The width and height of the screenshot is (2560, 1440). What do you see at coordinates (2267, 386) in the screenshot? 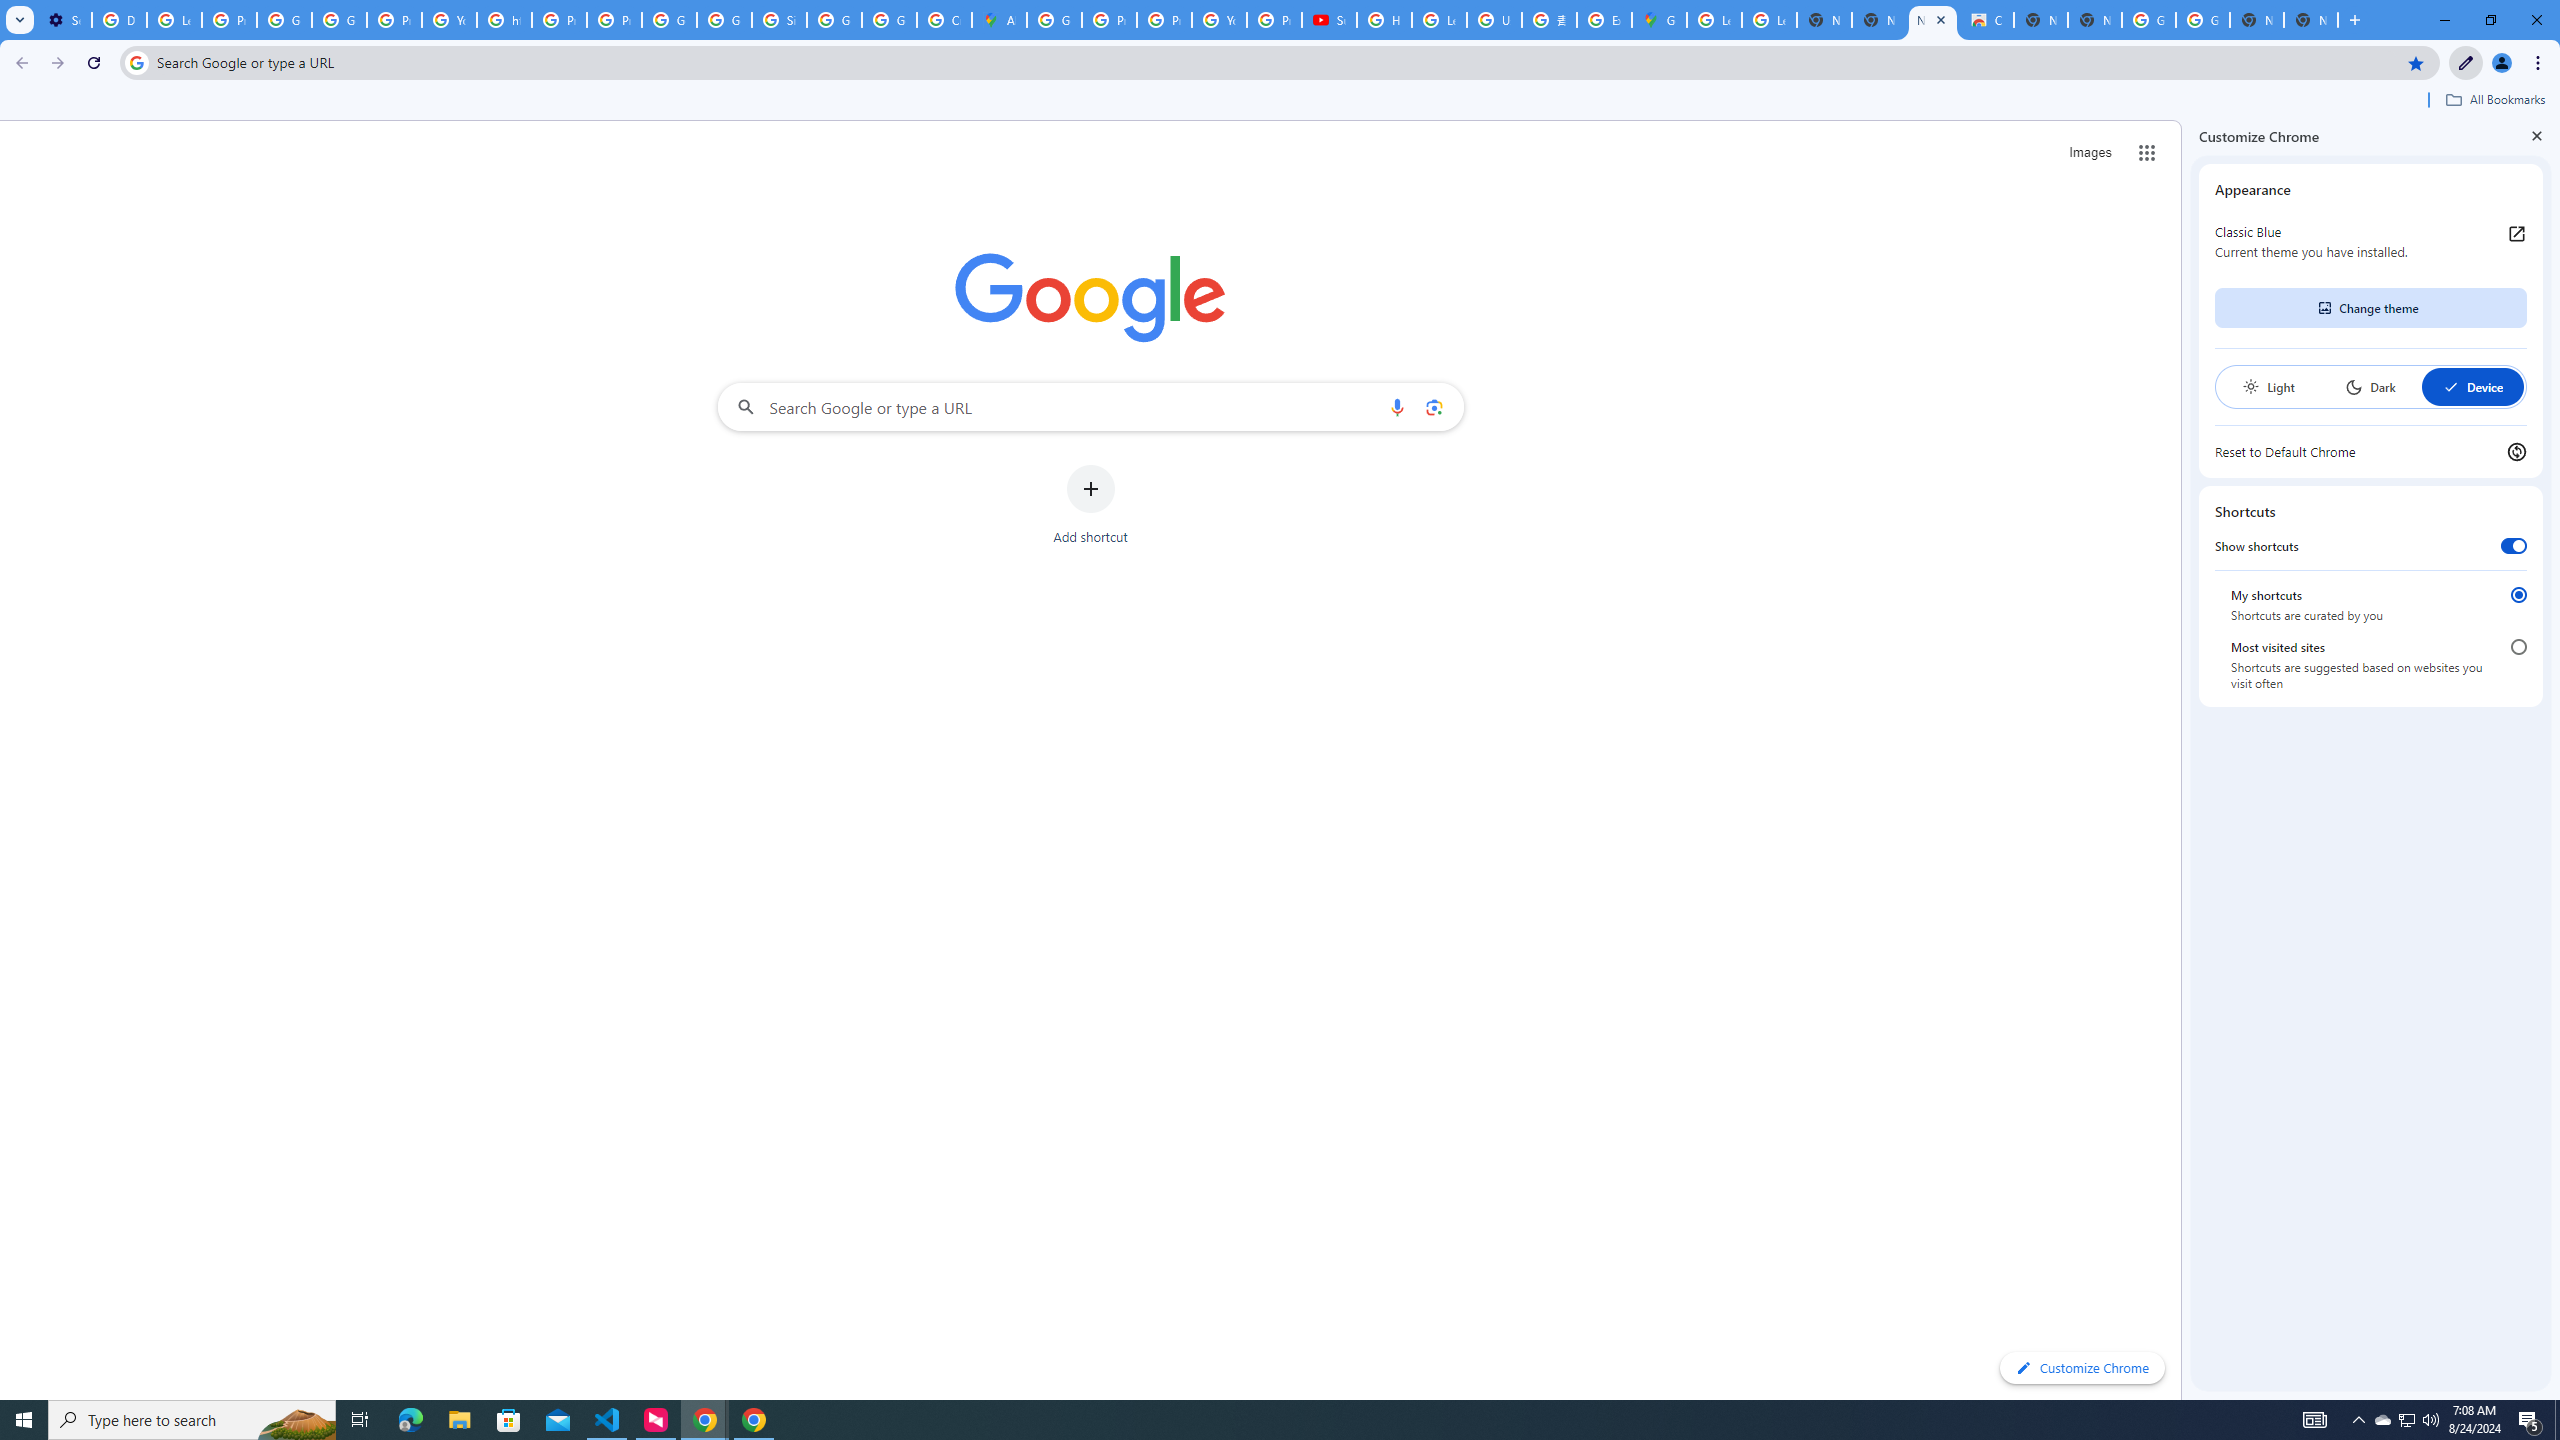
I see `'Light'` at bounding box center [2267, 386].